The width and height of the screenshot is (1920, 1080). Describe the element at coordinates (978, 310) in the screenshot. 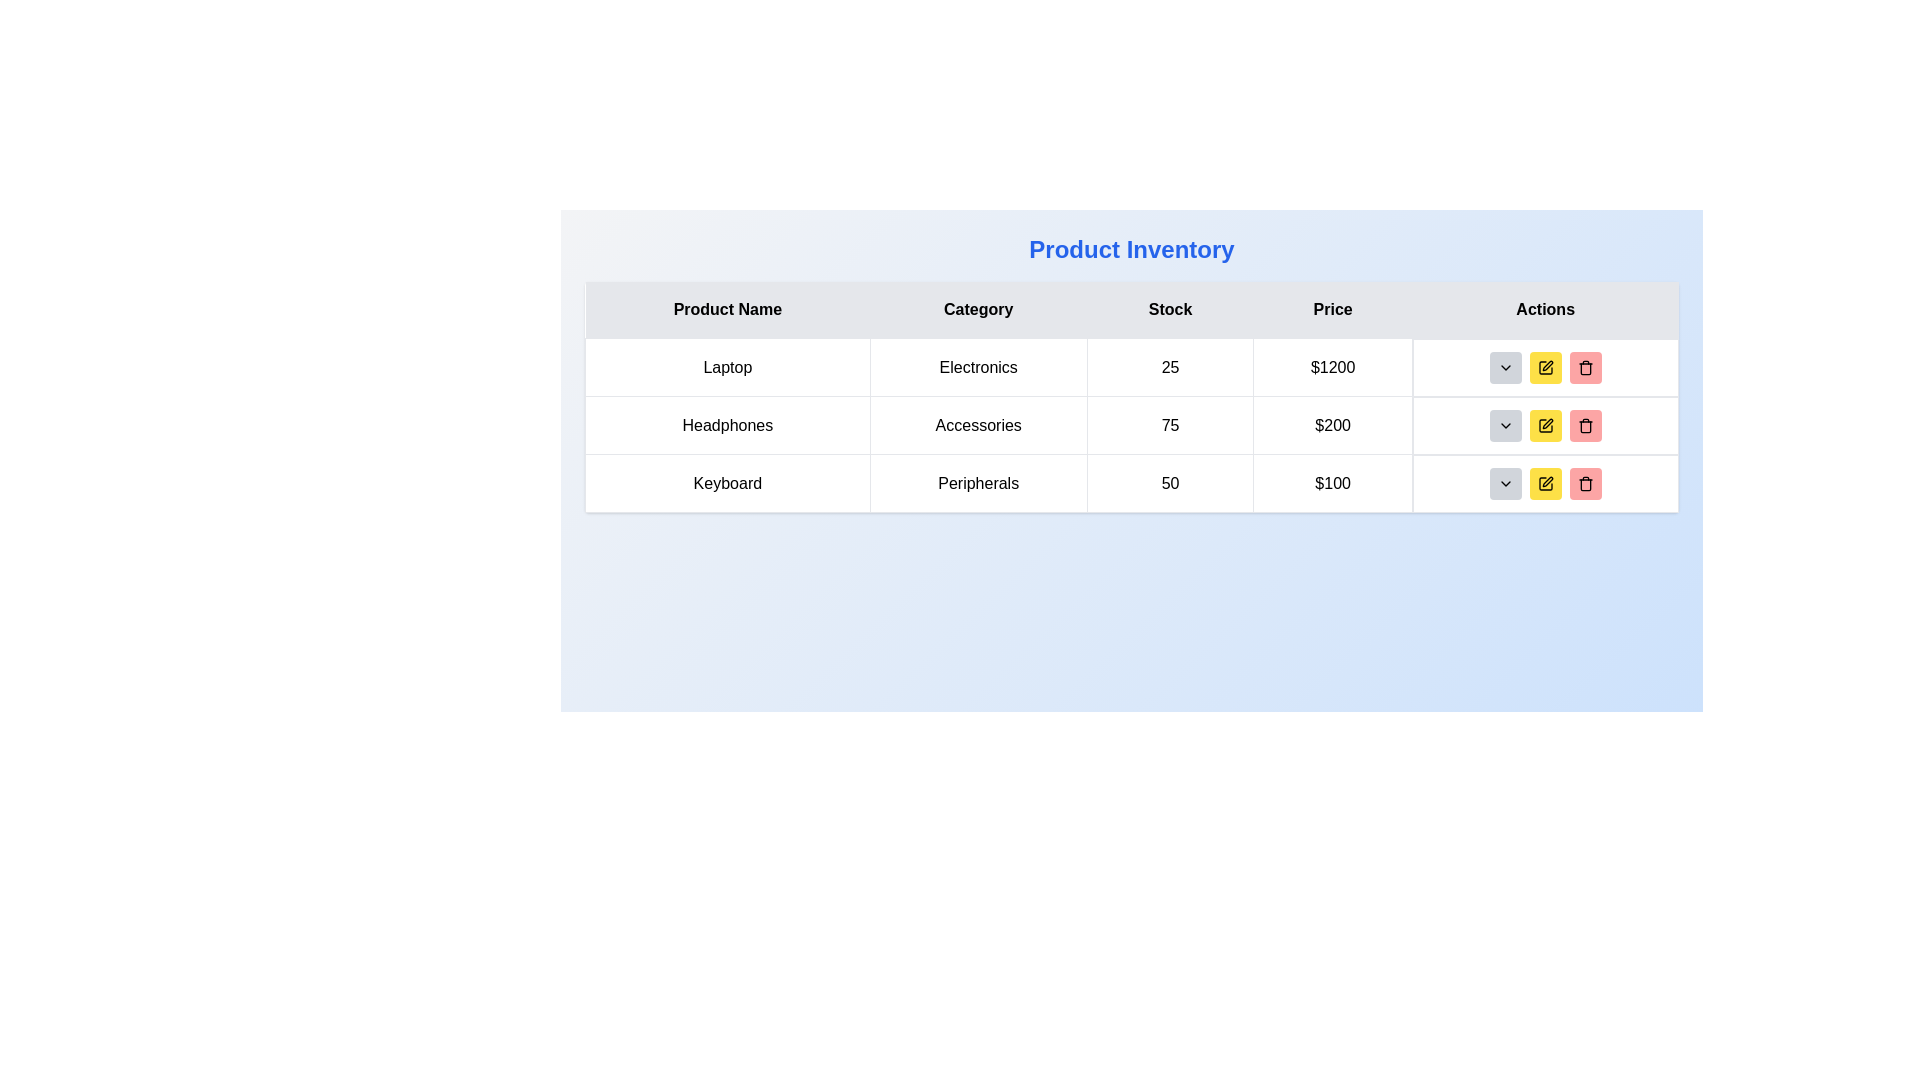

I see `the 'Category' column header cell in the 'Product Inventory' table, which is positioned between the 'Product Name' and 'Stock' headers` at that location.